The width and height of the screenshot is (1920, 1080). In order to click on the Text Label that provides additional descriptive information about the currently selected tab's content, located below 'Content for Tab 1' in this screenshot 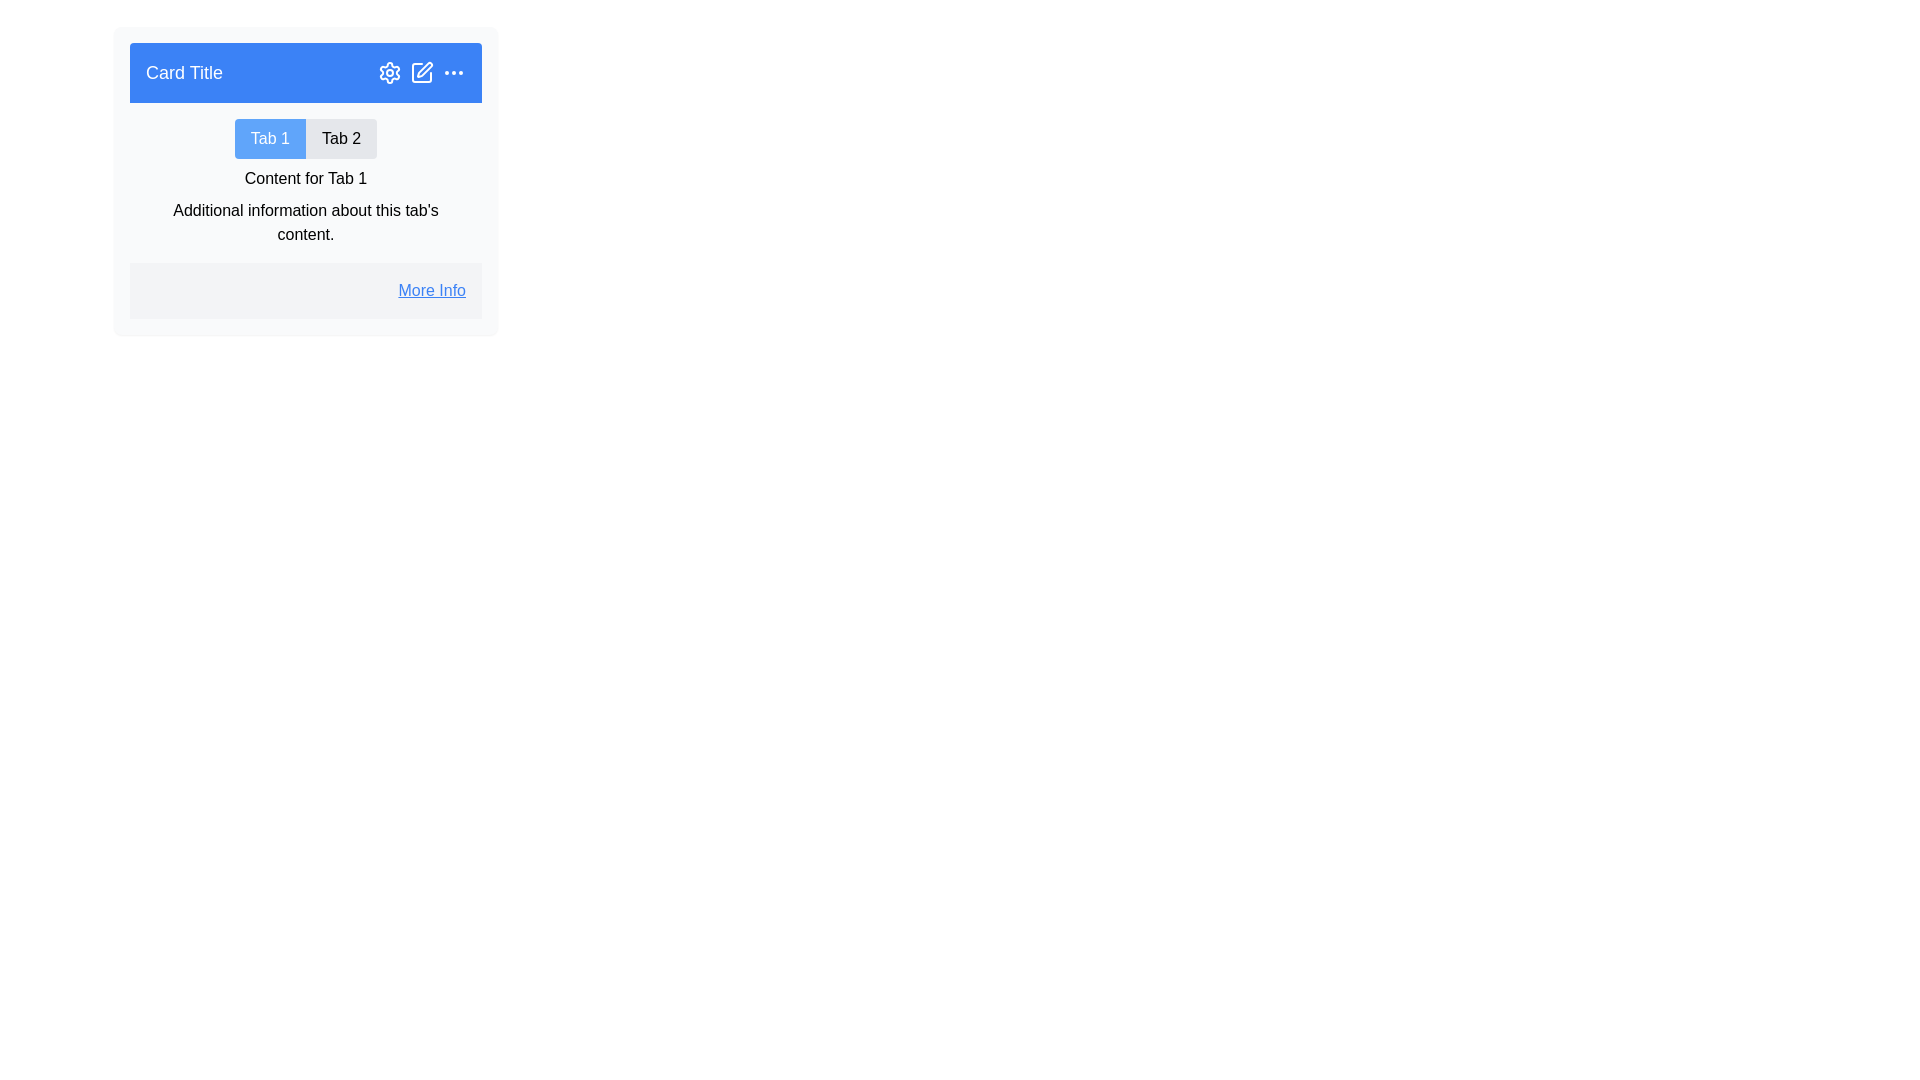, I will do `click(305, 223)`.